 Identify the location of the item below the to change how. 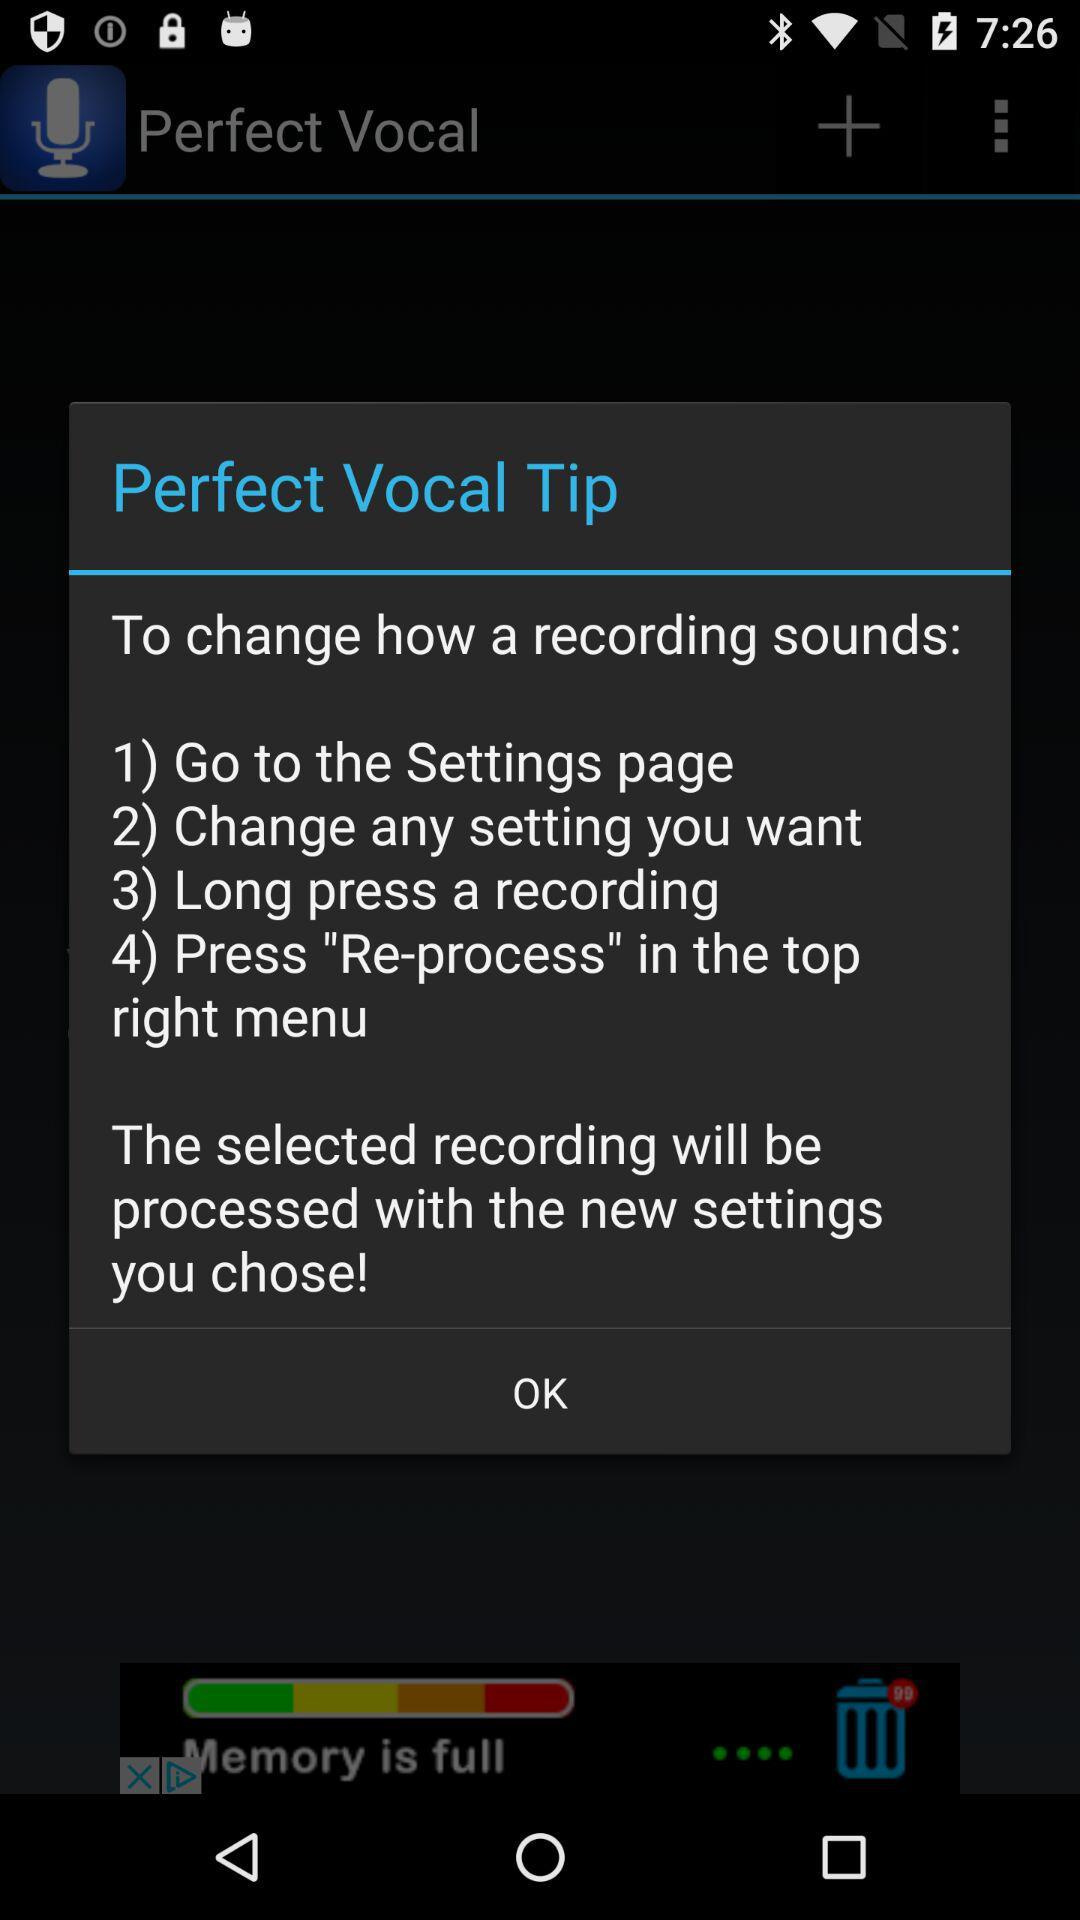
(540, 1391).